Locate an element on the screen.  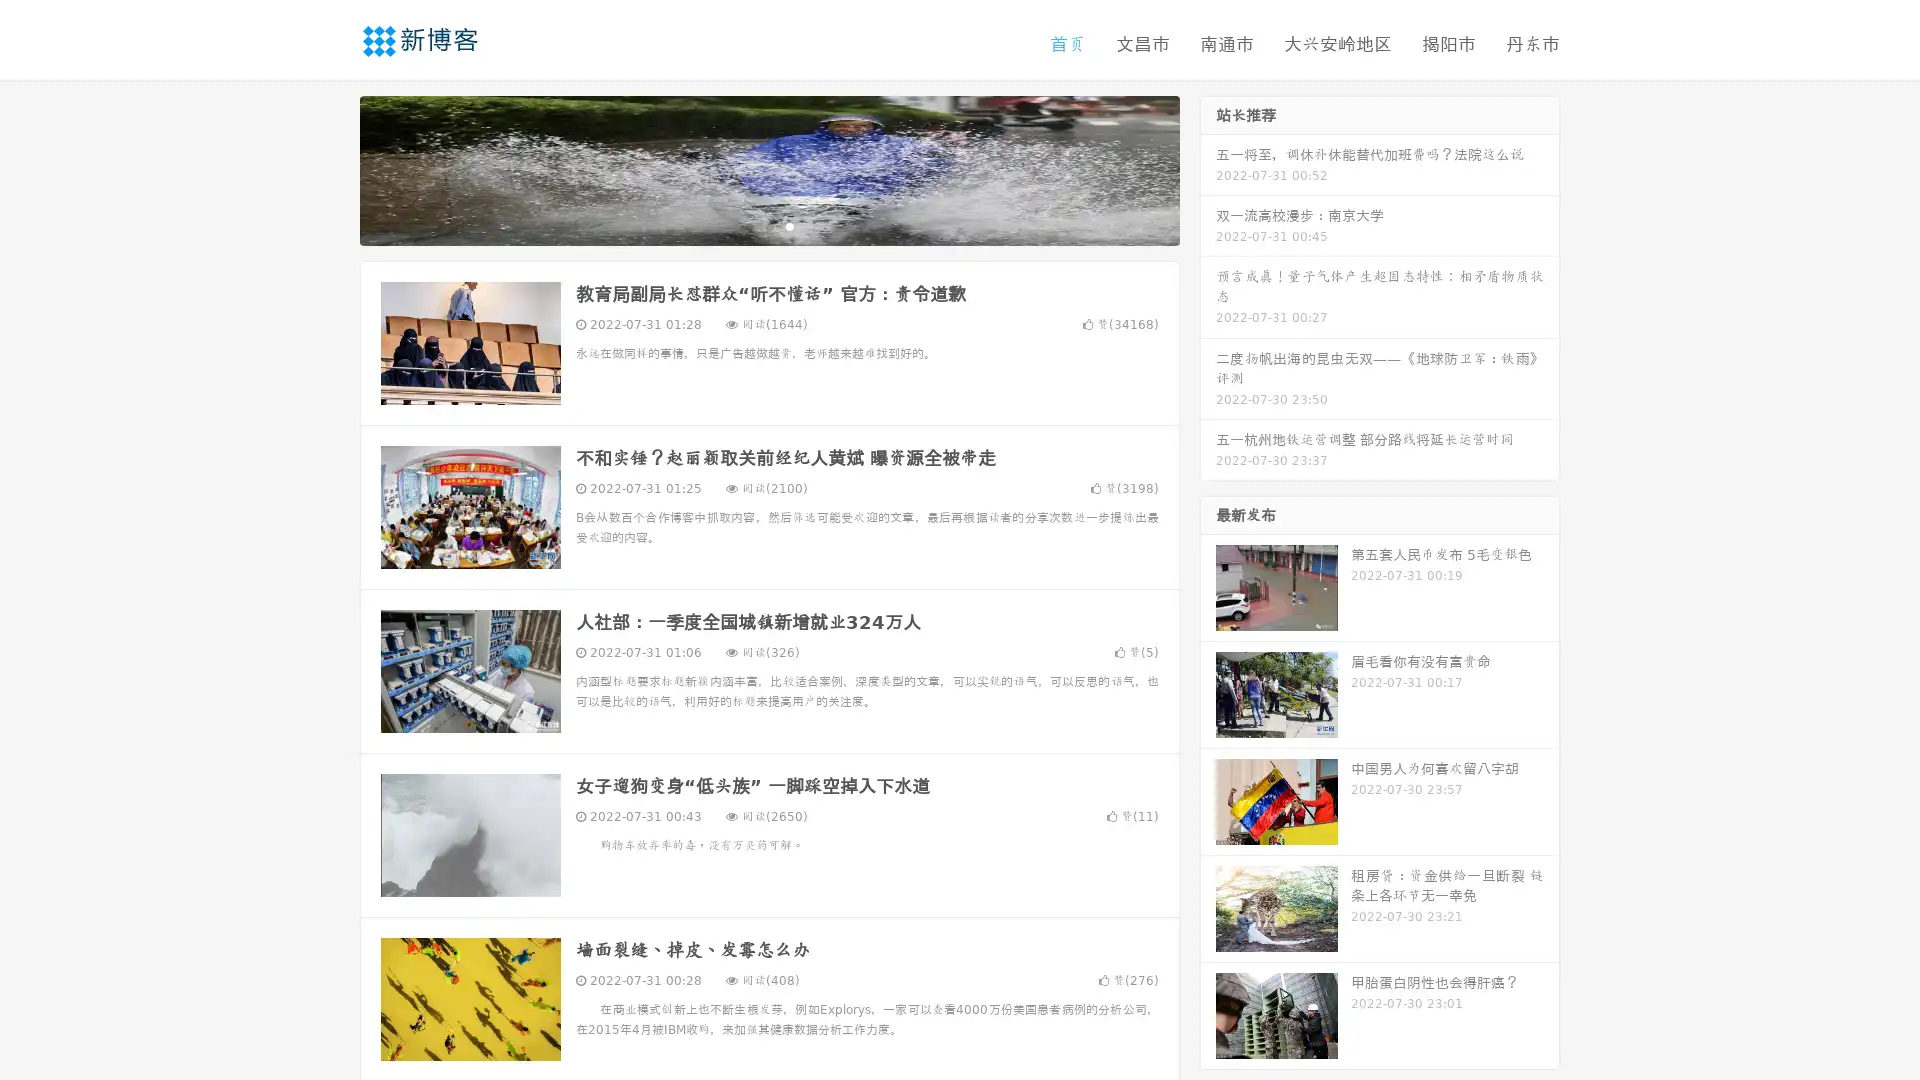
Go to slide 2 is located at coordinates (768, 225).